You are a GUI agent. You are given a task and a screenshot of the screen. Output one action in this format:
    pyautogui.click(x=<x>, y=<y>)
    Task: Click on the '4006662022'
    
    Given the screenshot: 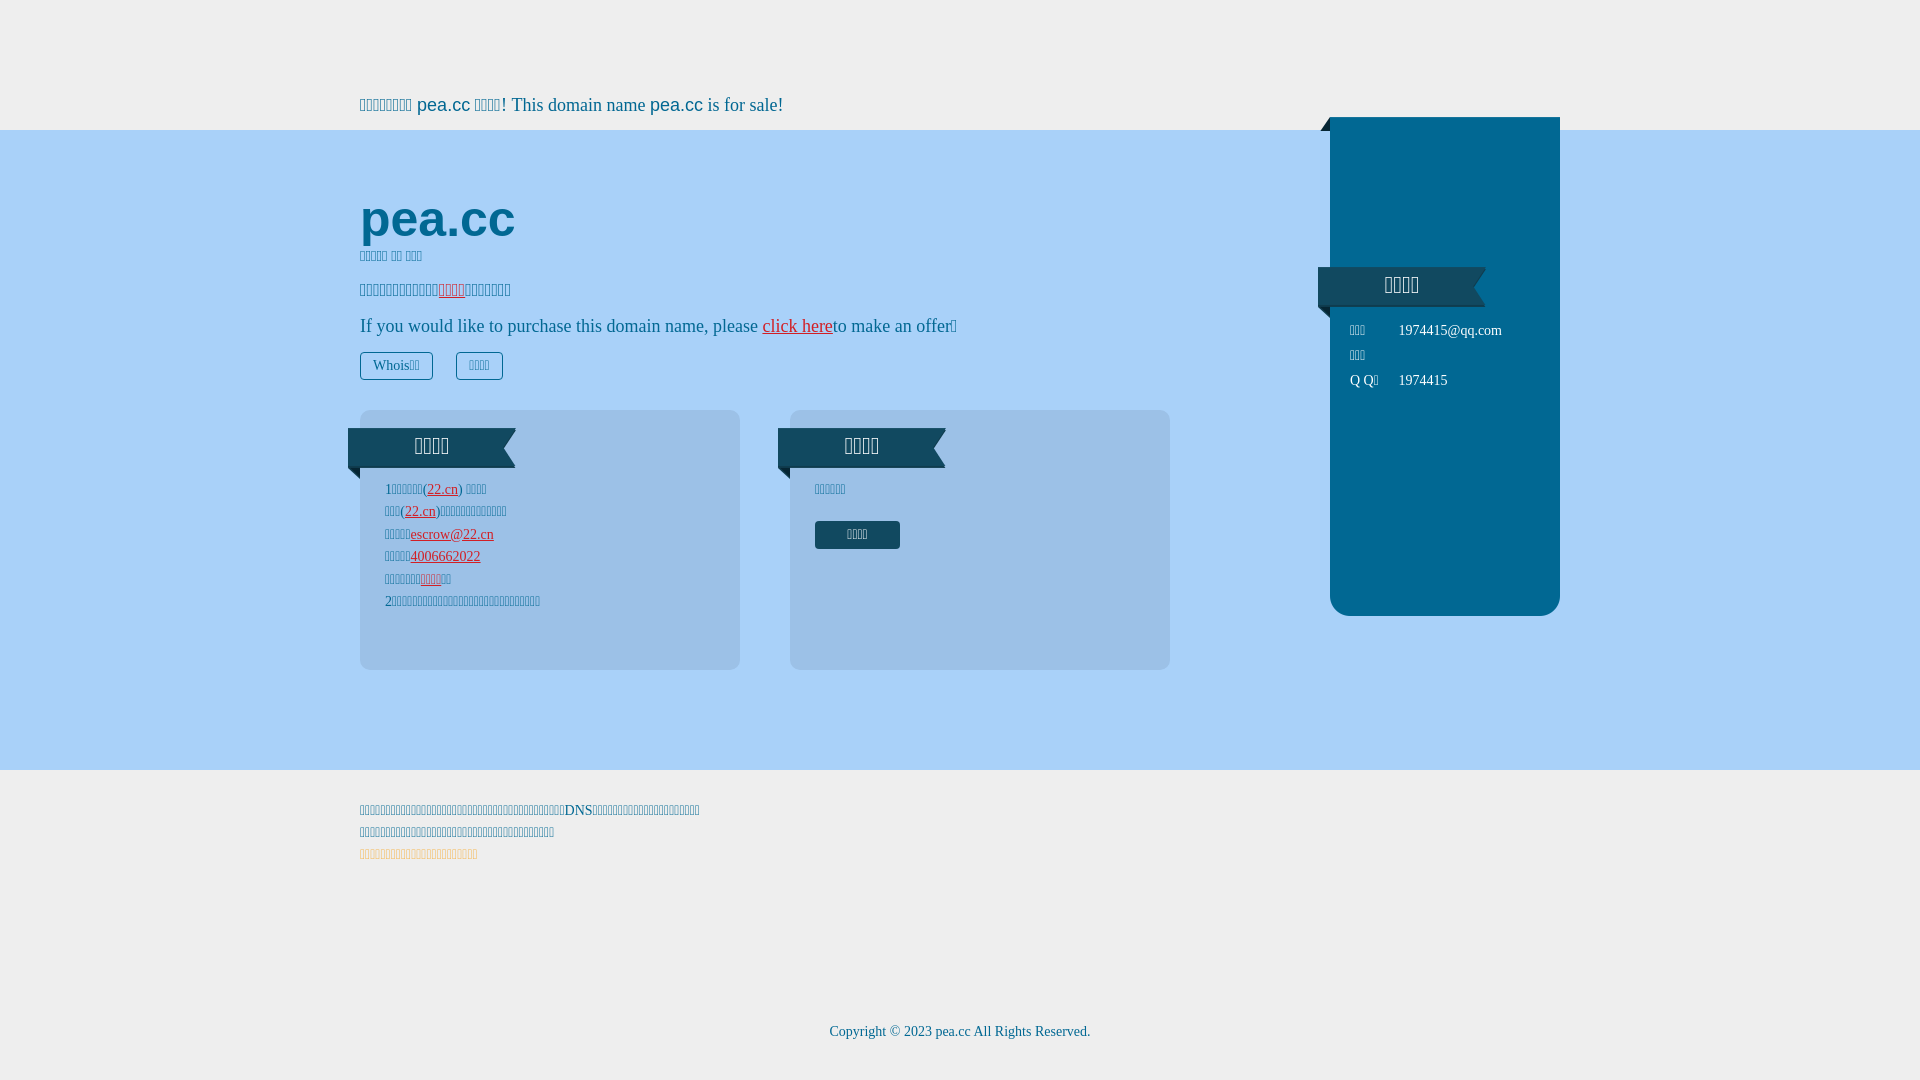 What is the action you would take?
    pyautogui.click(x=445, y=556)
    